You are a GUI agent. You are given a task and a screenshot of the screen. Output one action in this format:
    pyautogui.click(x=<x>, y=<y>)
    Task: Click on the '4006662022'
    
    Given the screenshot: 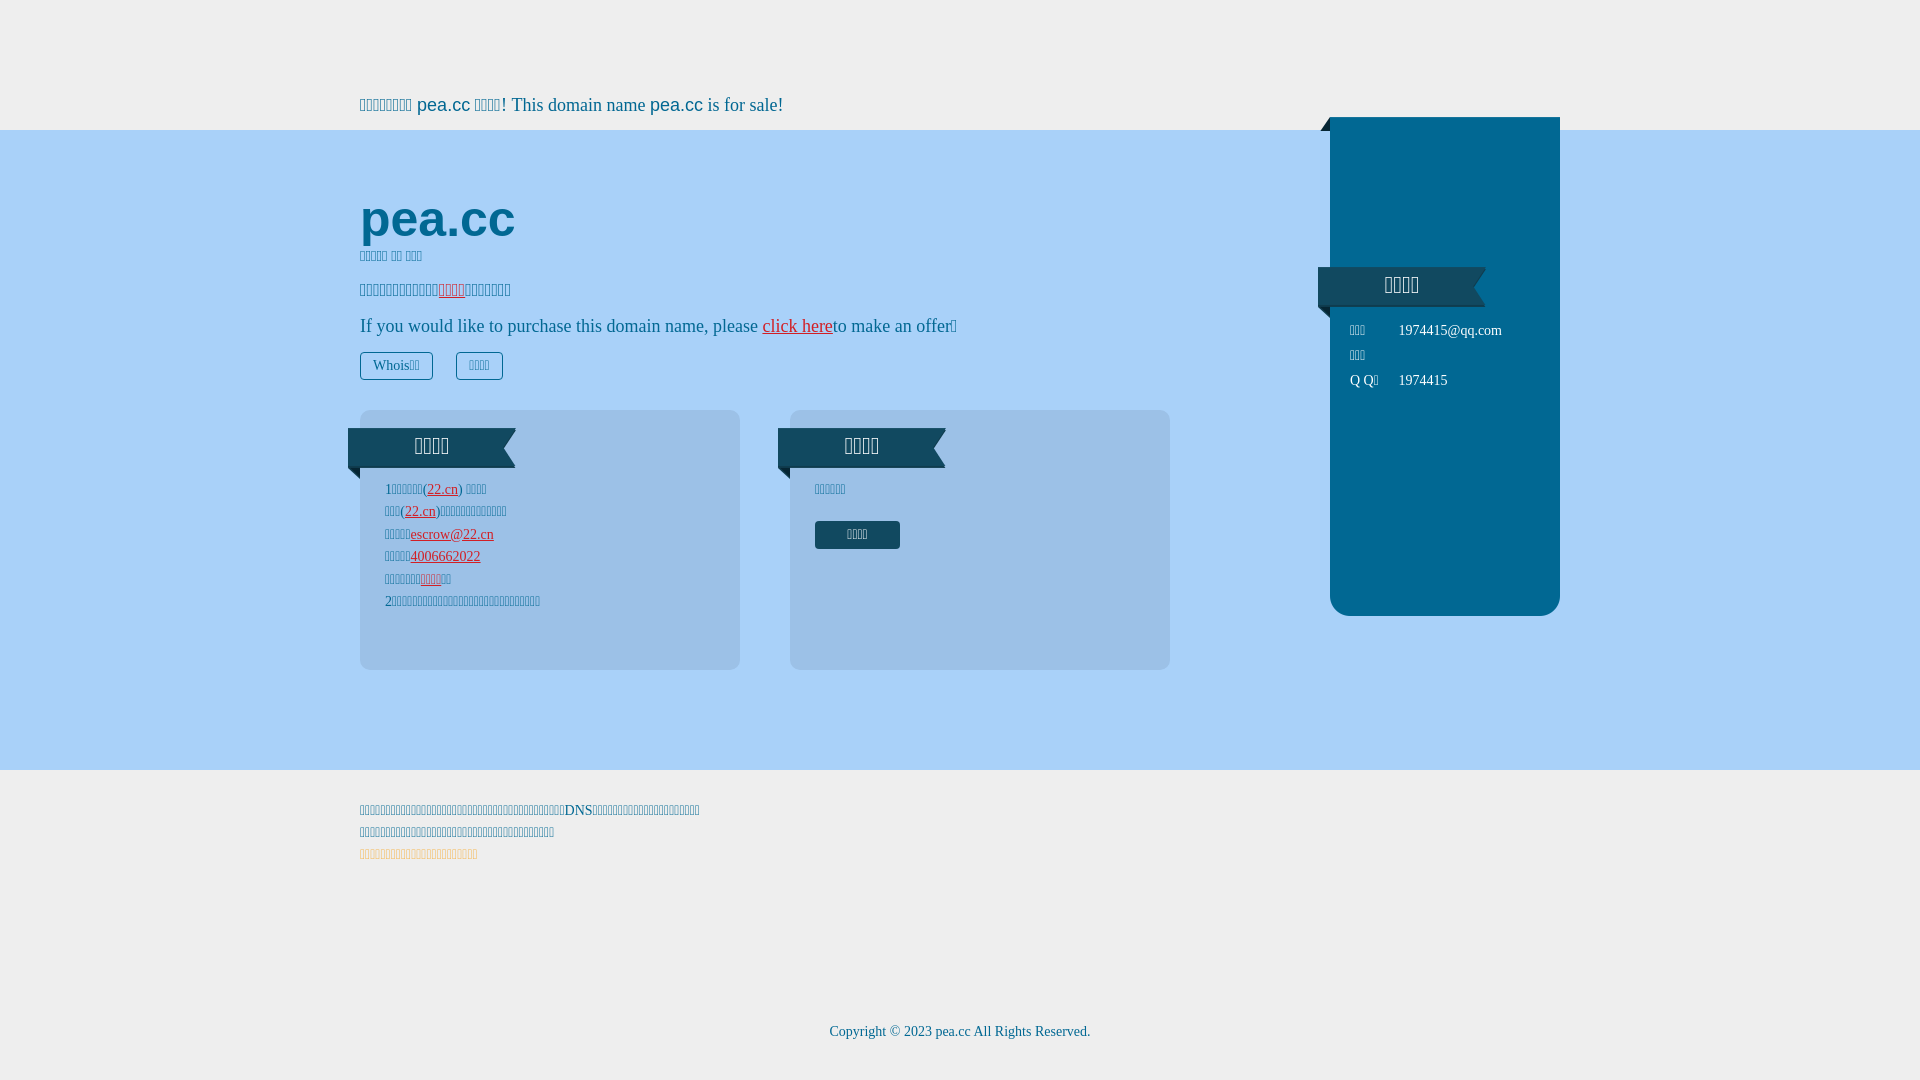 What is the action you would take?
    pyautogui.click(x=445, y=556)
    